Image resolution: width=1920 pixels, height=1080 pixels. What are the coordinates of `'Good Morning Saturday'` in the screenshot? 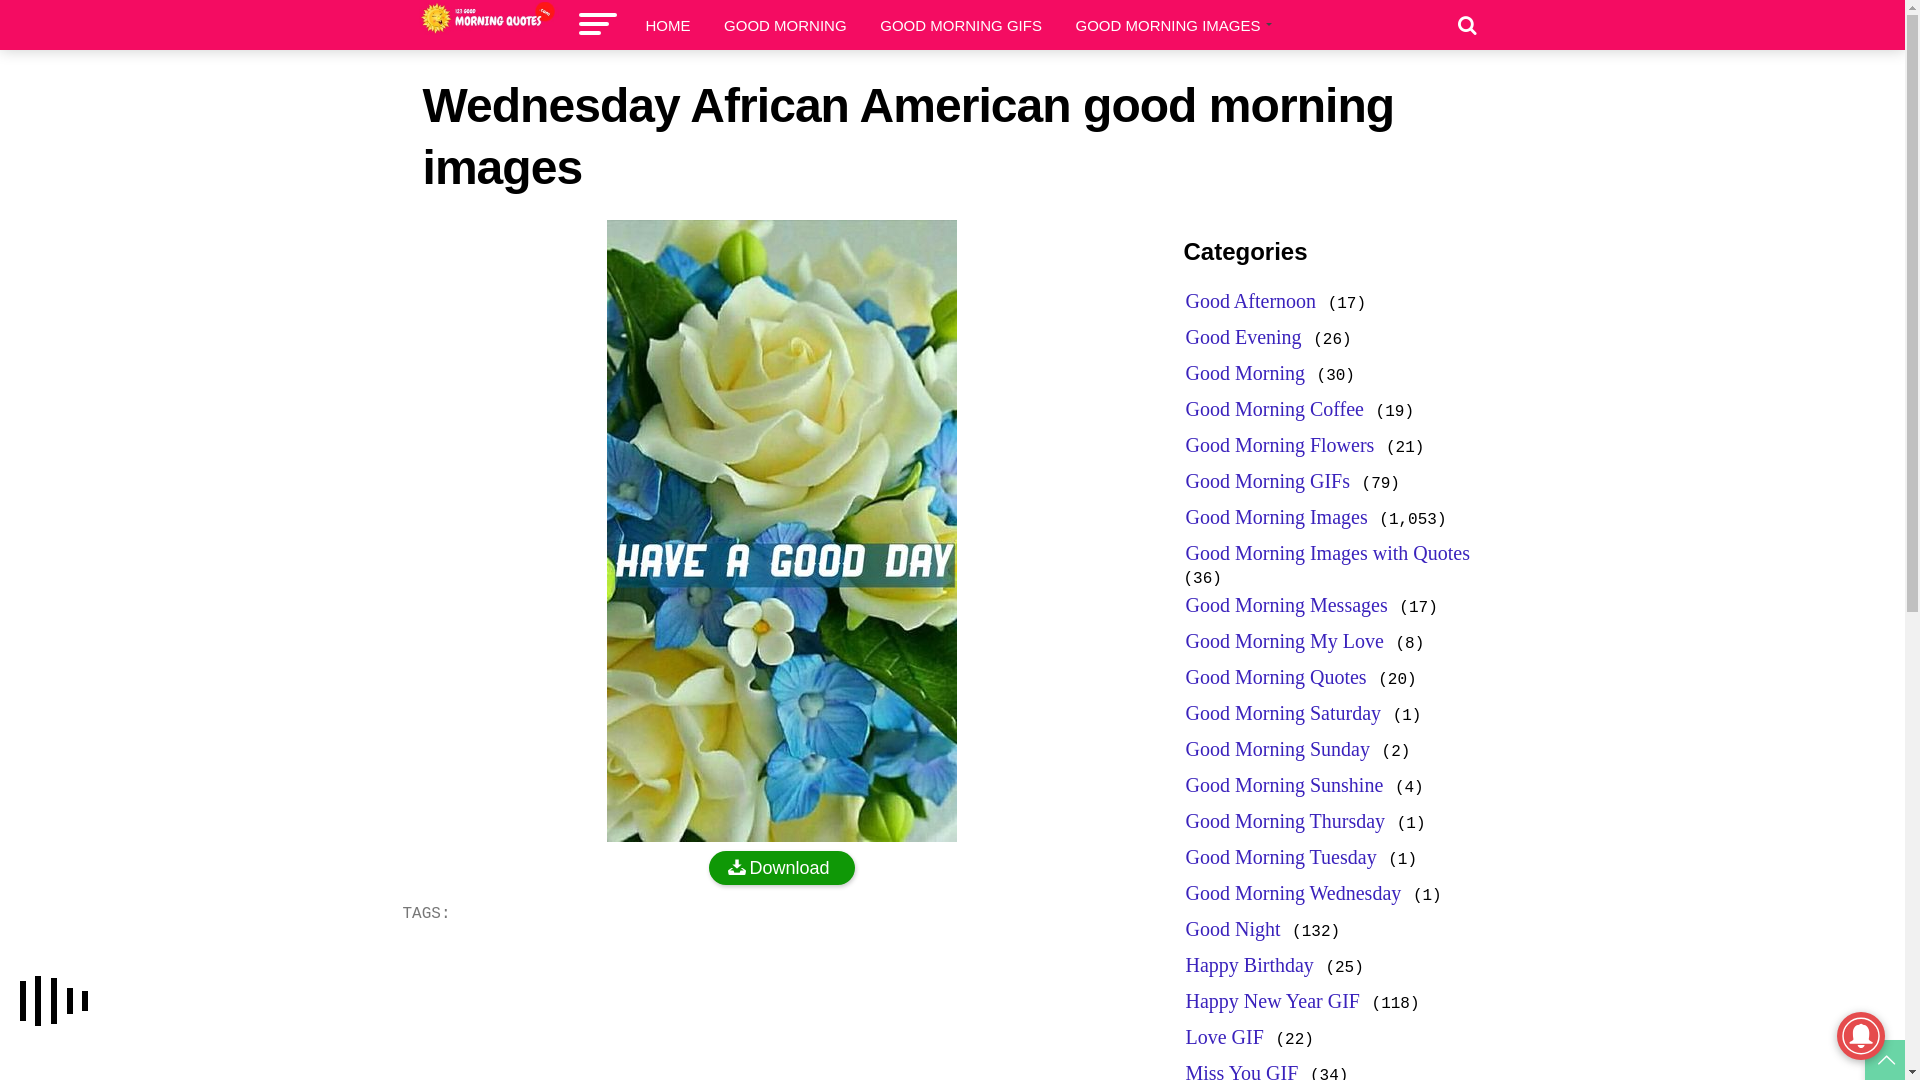 It's located at (1283, 712).